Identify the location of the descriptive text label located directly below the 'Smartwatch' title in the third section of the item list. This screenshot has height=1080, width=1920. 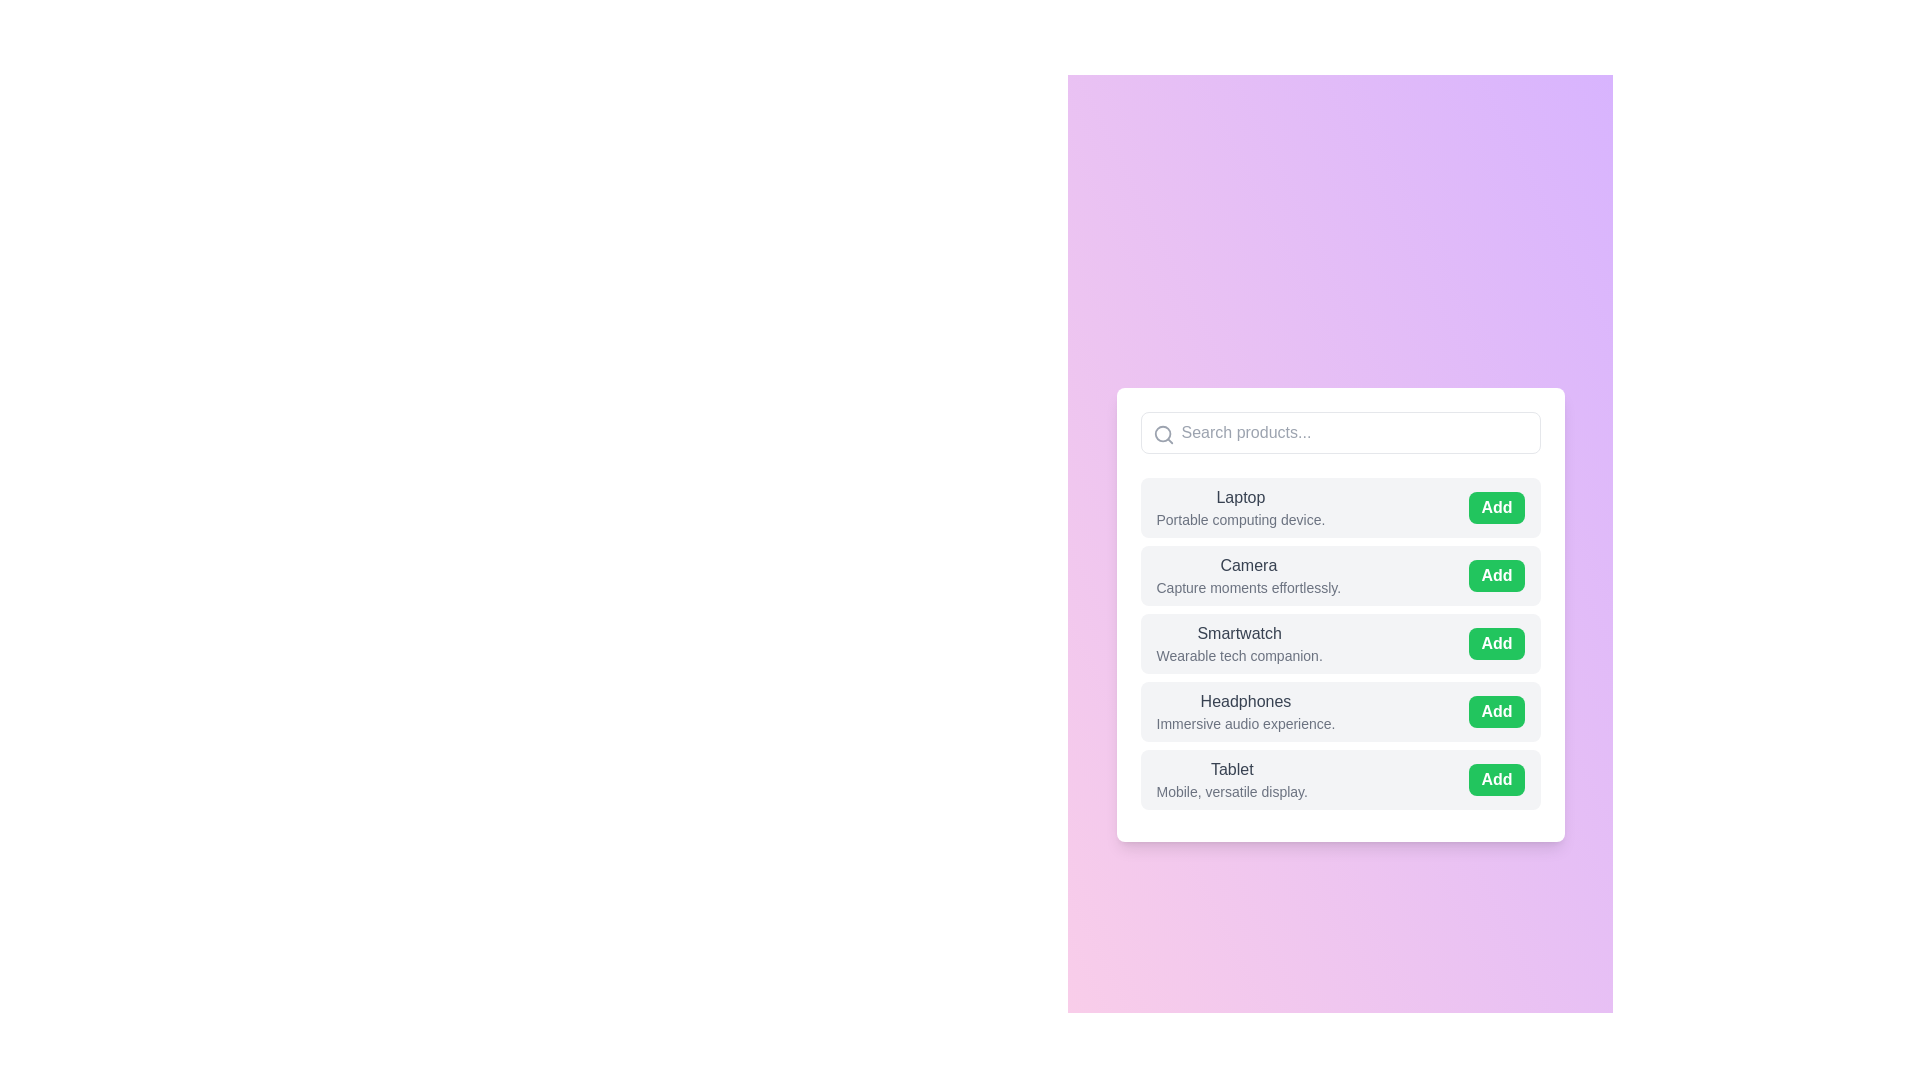
(1238, 655).